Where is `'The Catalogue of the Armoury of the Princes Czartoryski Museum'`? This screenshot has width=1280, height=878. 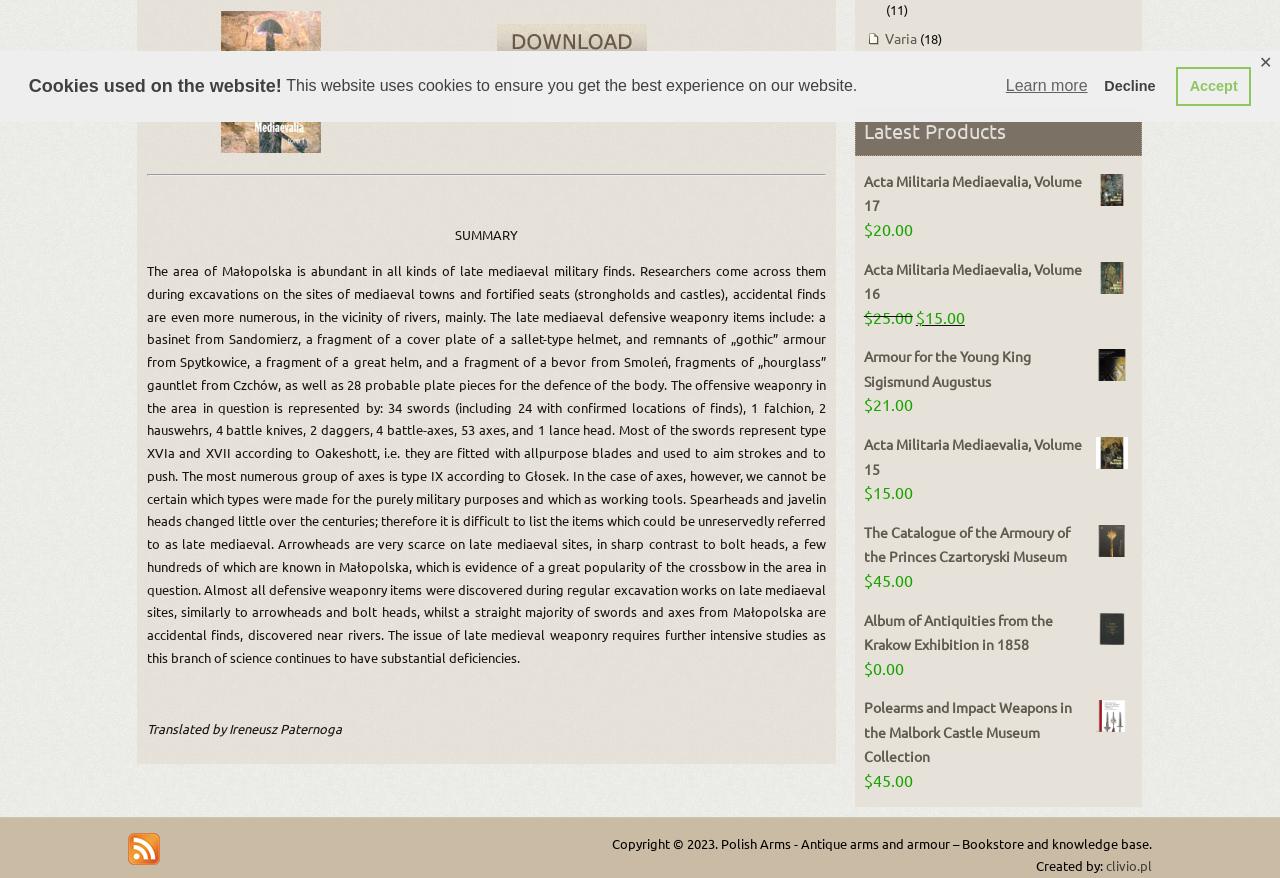 'The Catalogue of the Armoury of the Princes Czartoryski Museum' is located at coordinates (966, 542).